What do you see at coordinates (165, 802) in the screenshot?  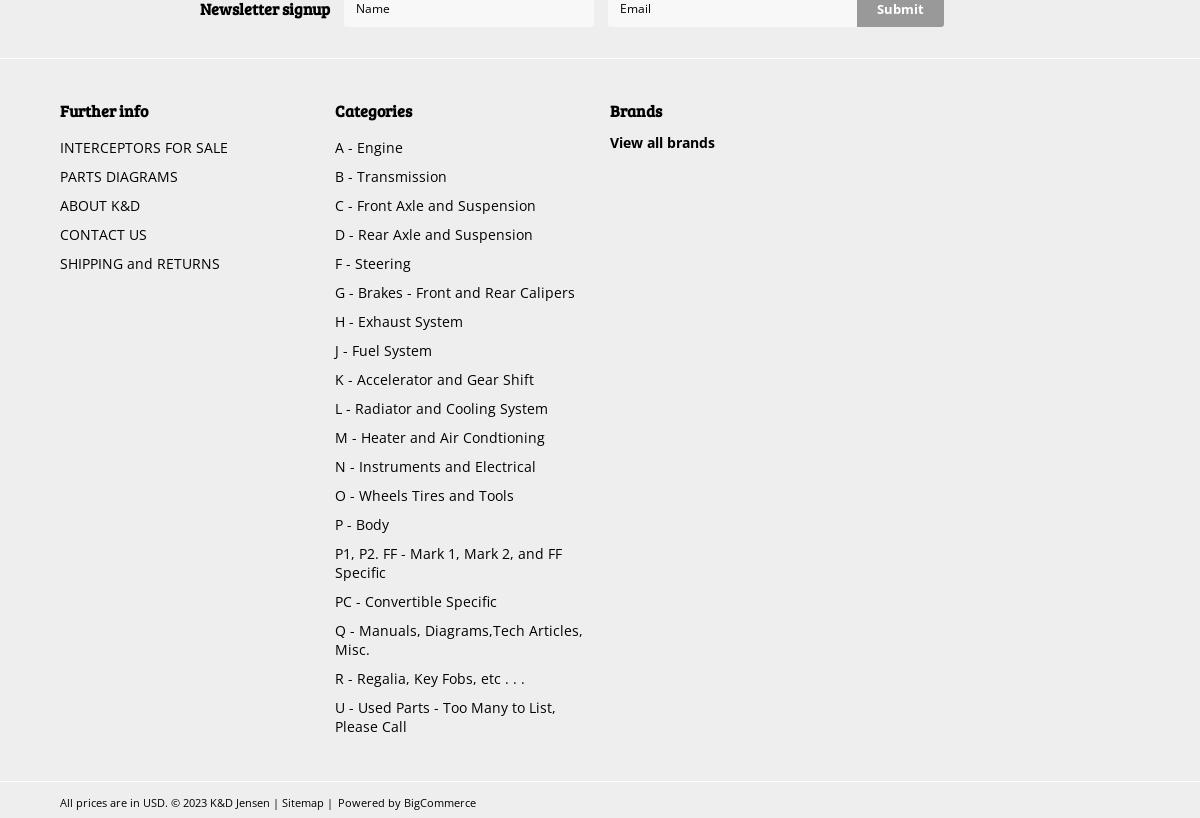 I see `'.'` at bounding box center [165, 802].